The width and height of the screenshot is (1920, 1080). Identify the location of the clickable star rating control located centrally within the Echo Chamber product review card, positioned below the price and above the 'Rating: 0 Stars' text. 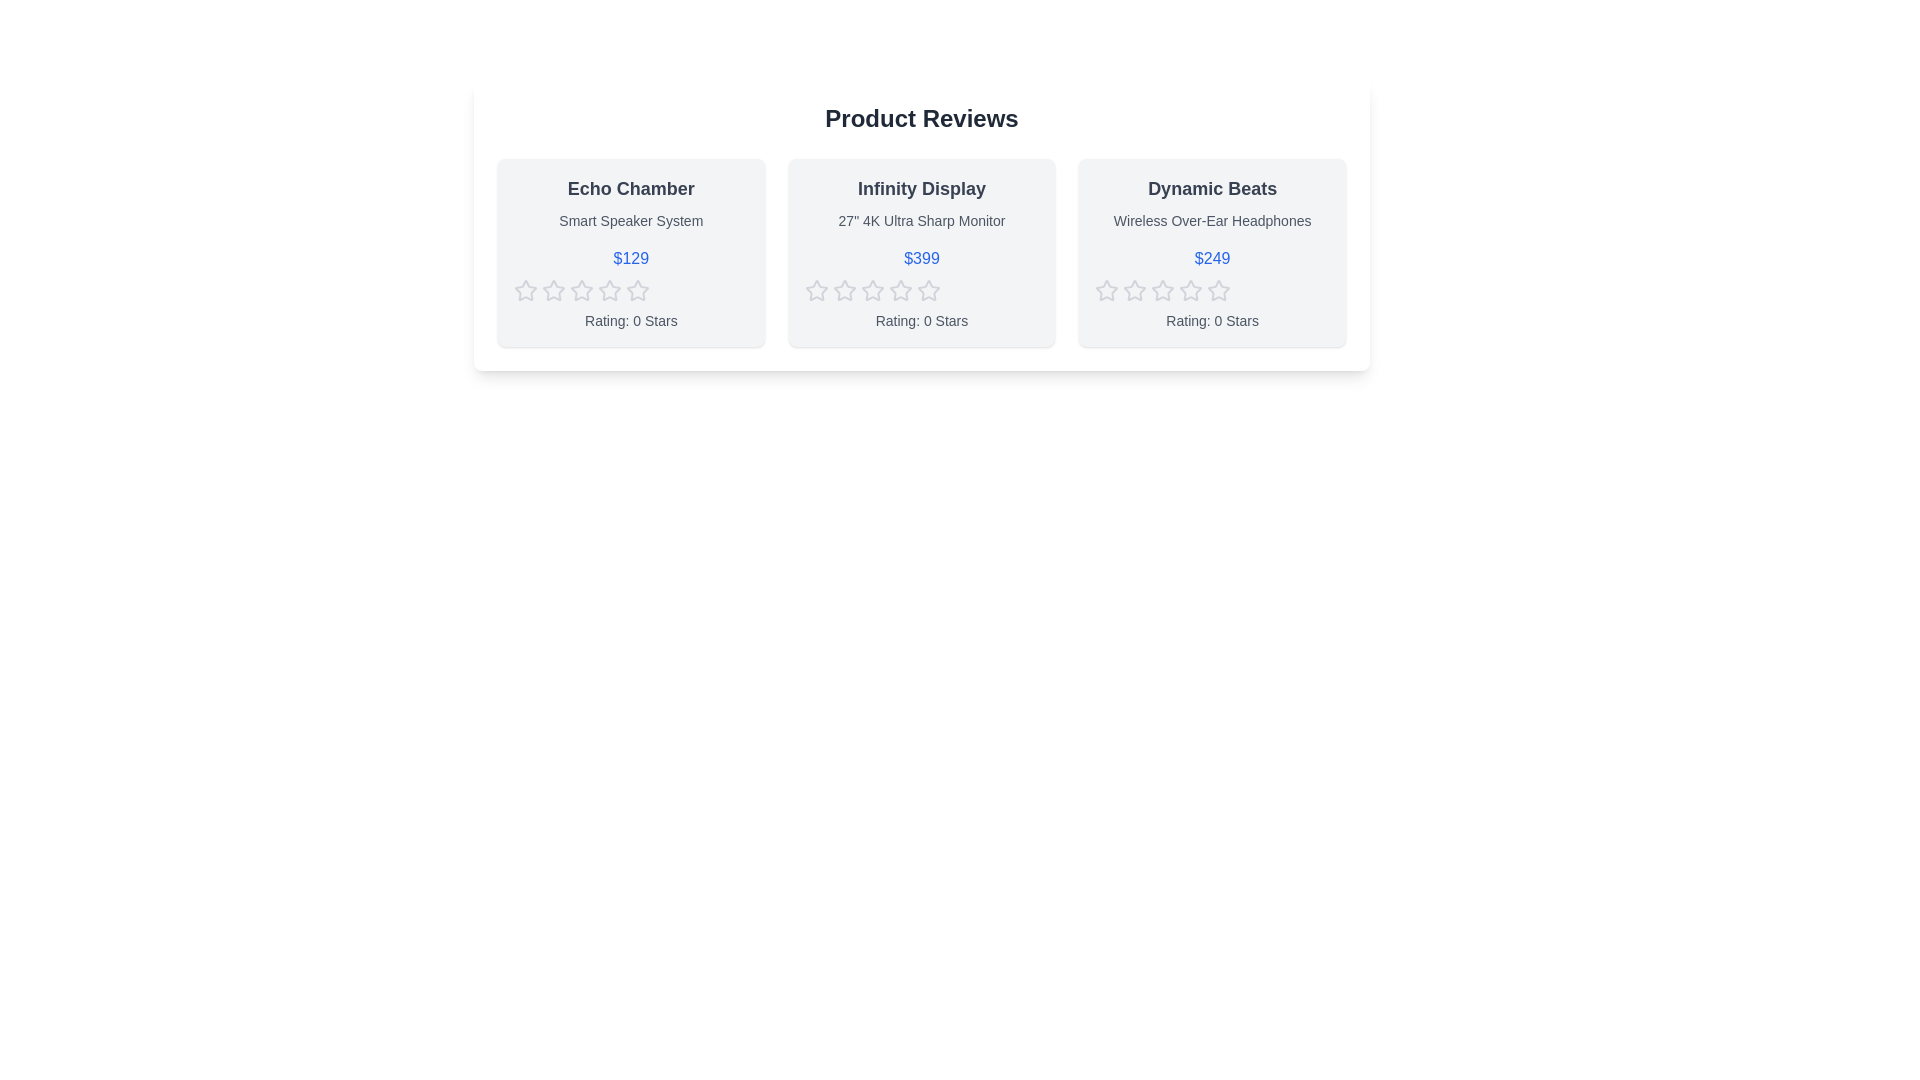
(630, 290).